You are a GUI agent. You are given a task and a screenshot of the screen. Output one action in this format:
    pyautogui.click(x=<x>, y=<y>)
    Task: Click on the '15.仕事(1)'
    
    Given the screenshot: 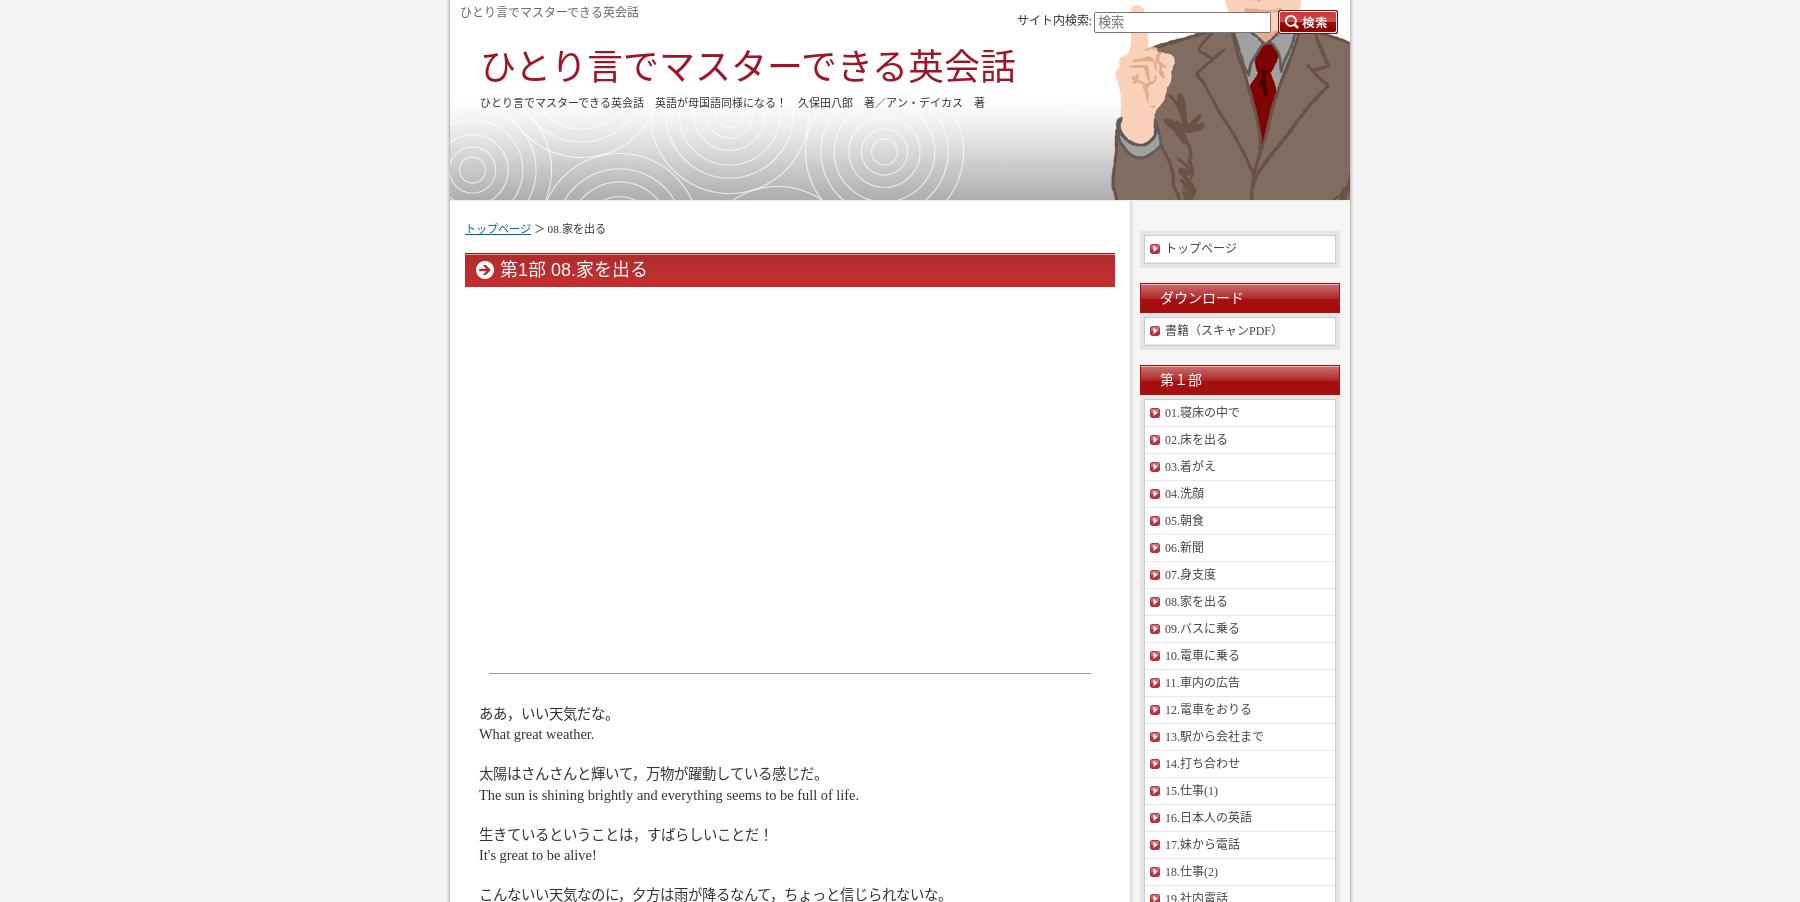 What is the action you would take?
    pyautogui.click(x=1190, y=789)
    